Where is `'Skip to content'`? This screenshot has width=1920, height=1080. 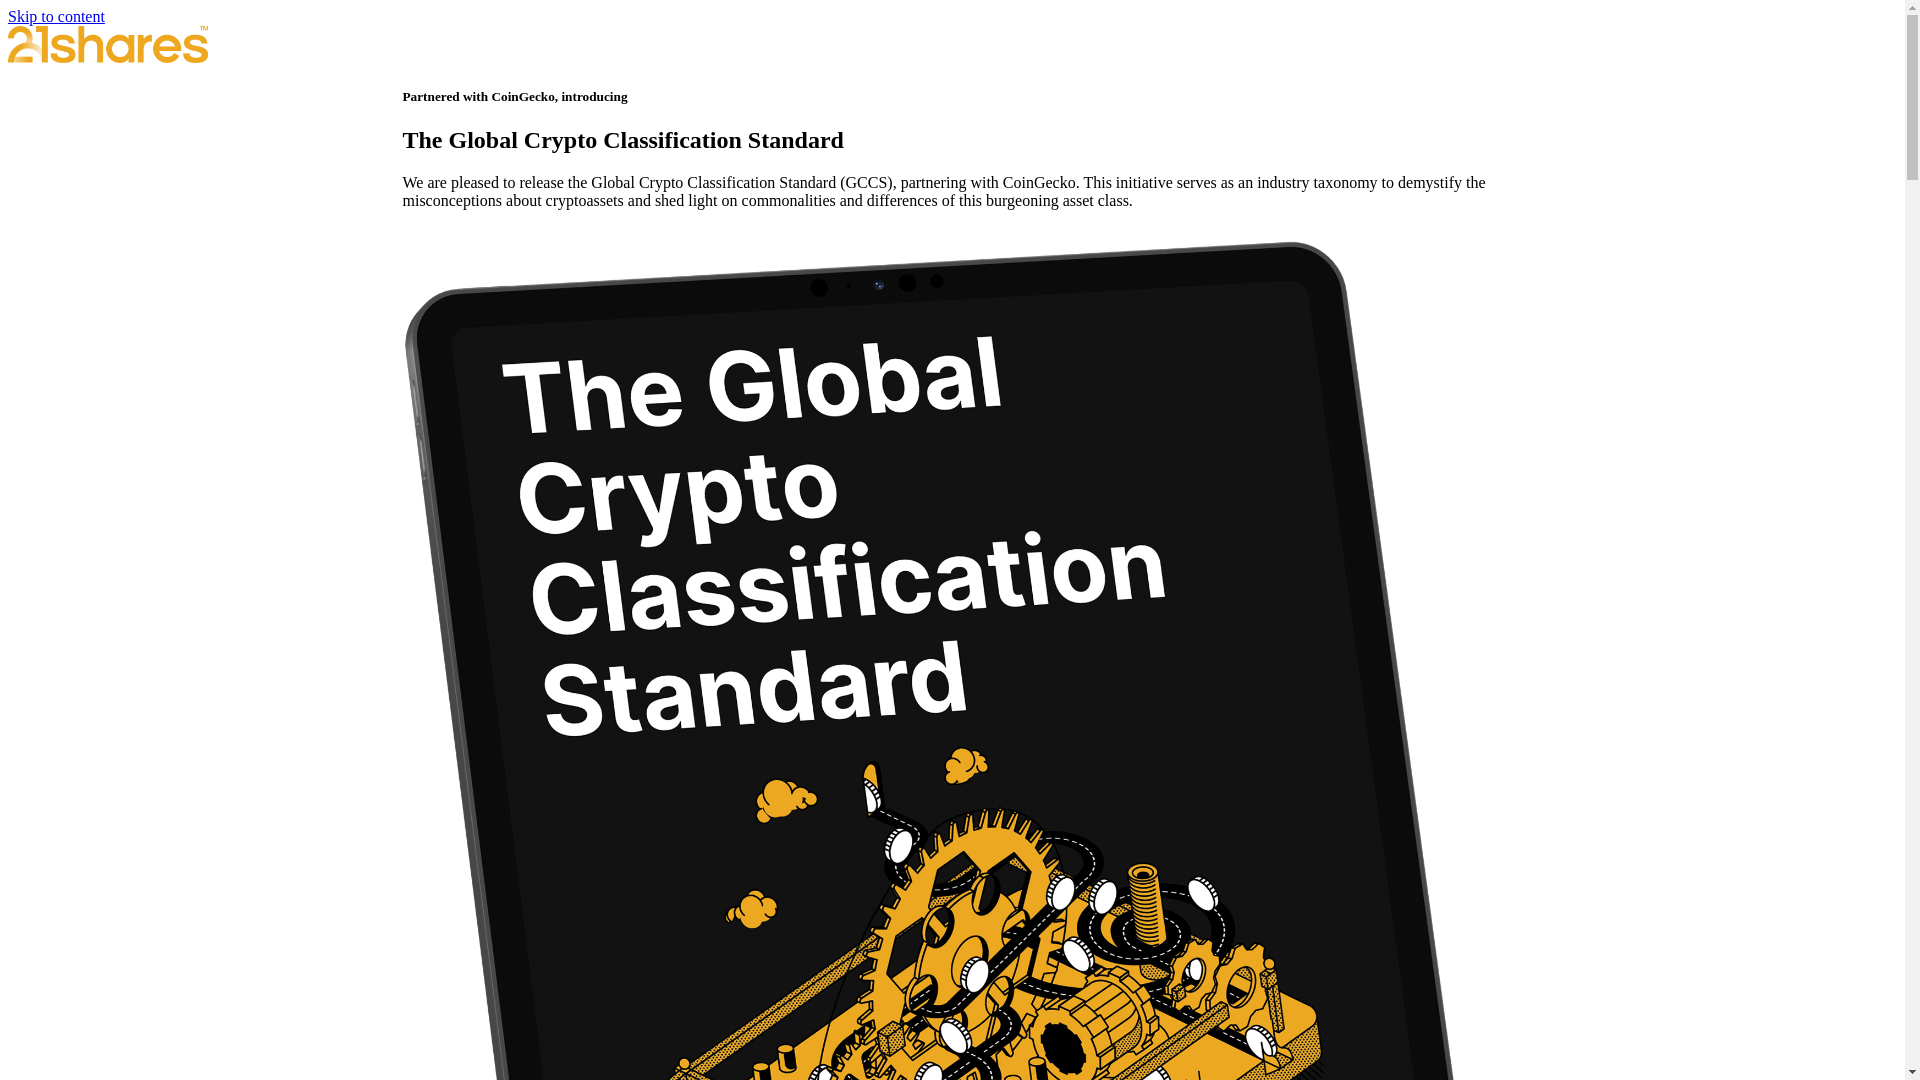
'Skip to content' is located at coordinates (56, 16).